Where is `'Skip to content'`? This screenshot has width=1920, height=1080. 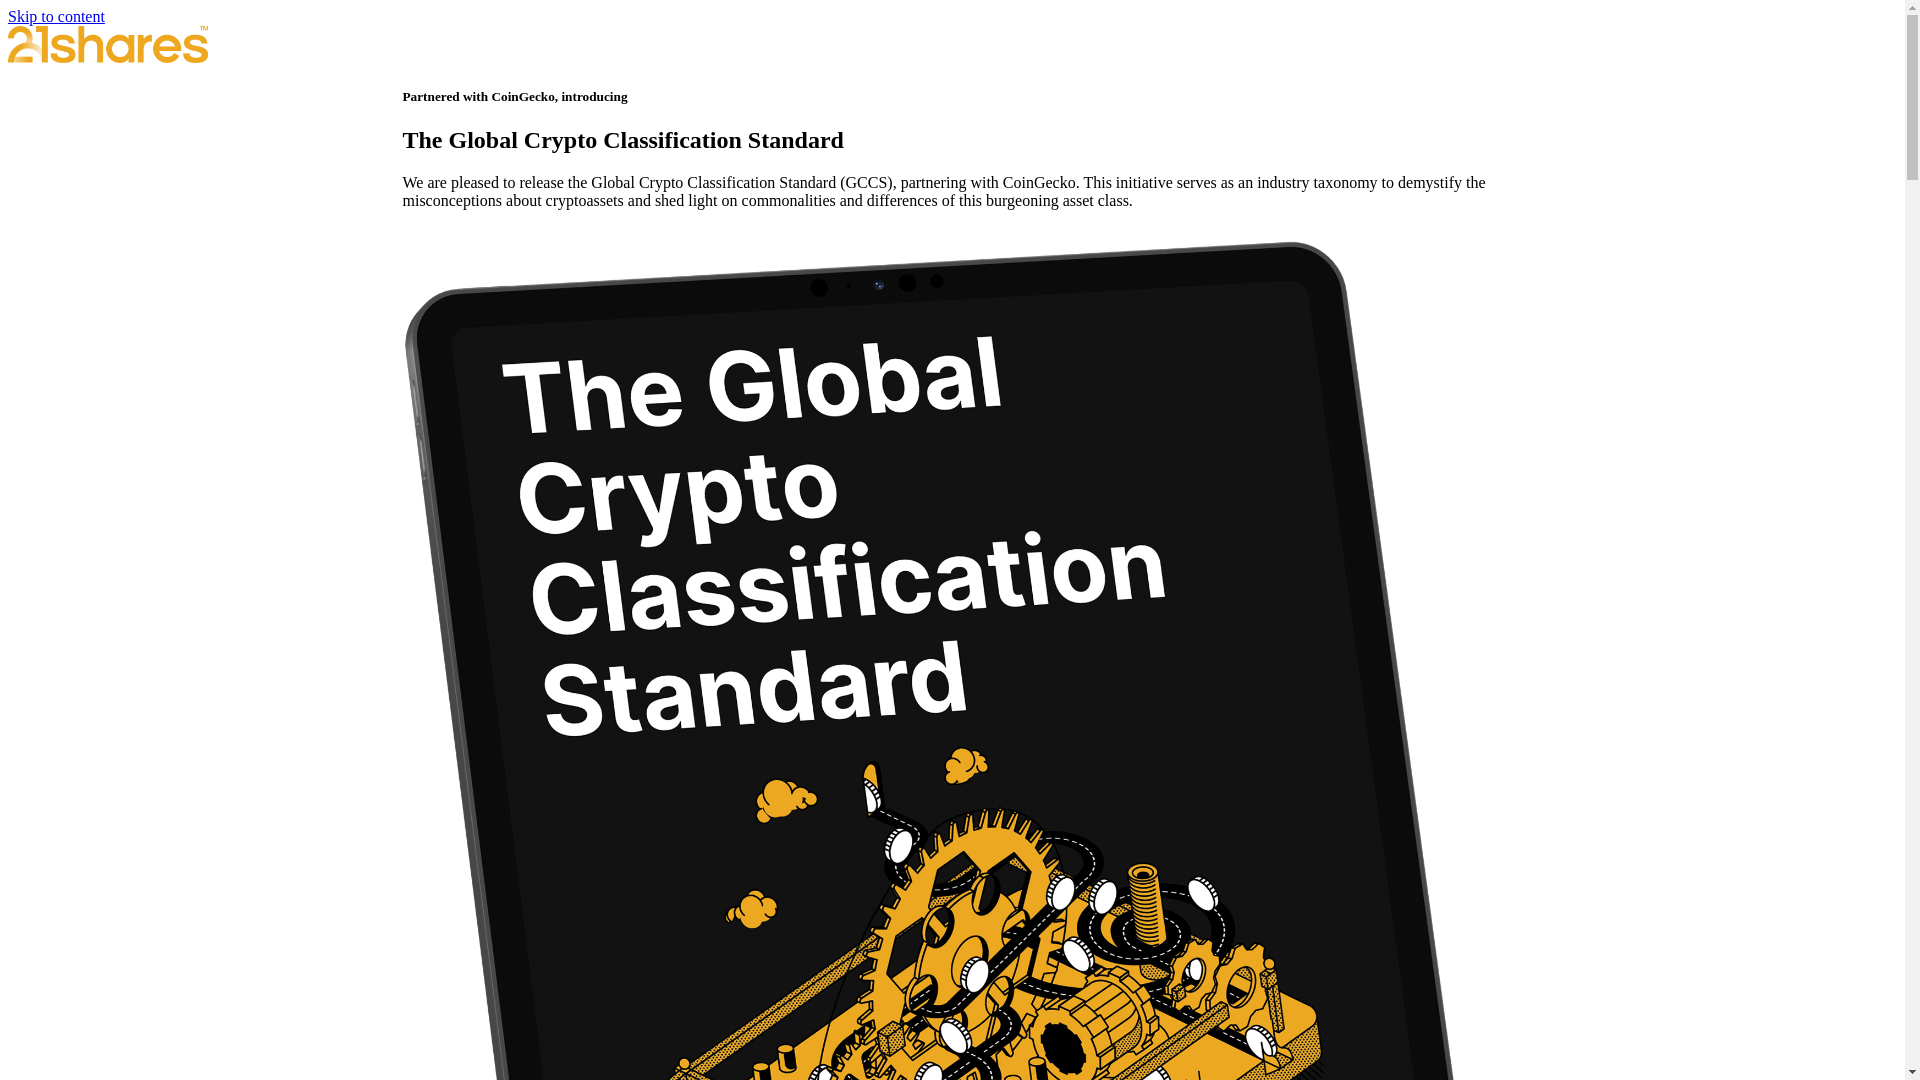
'Skip to content' is located at coordinates (56, 16).